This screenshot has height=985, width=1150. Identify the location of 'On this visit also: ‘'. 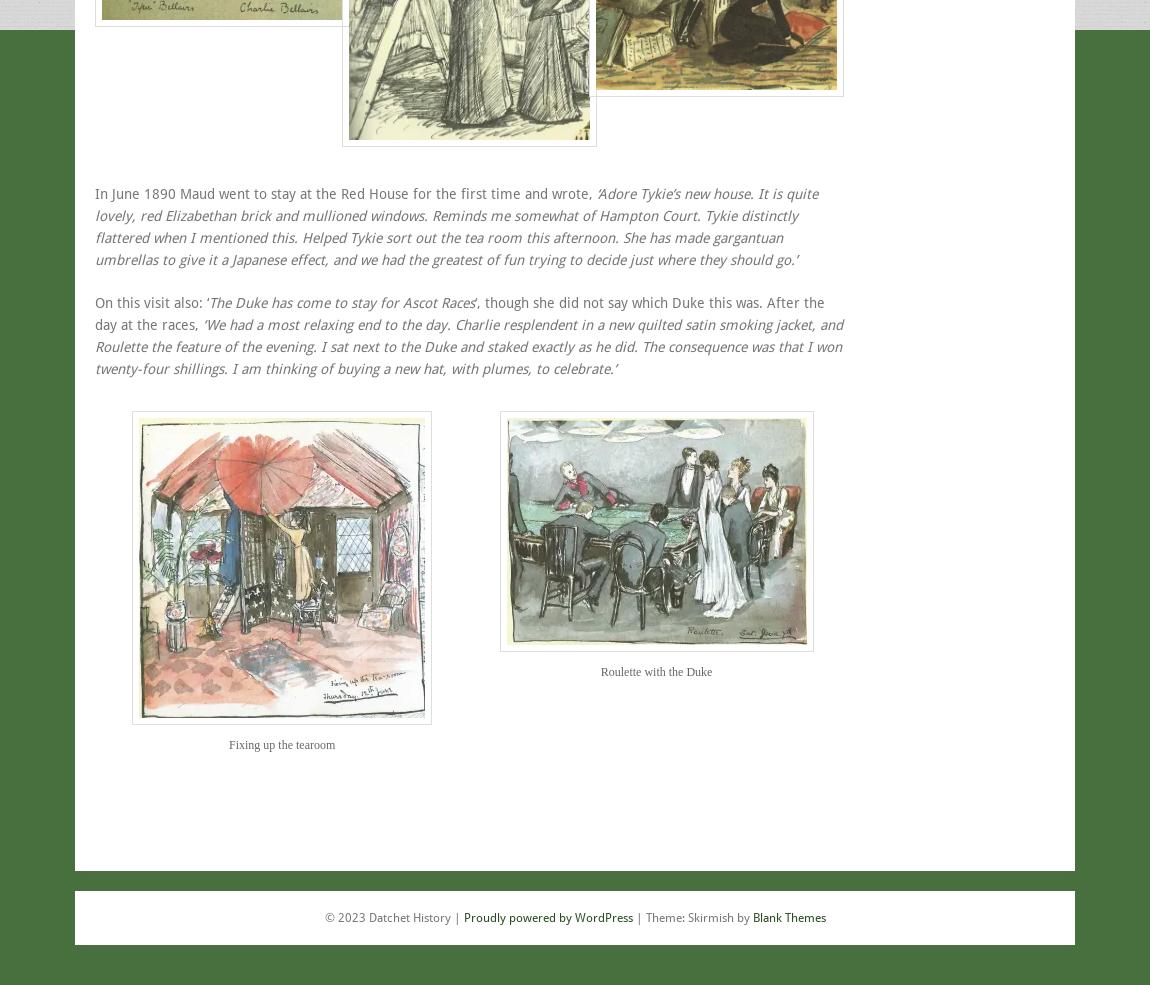
(151, 302).